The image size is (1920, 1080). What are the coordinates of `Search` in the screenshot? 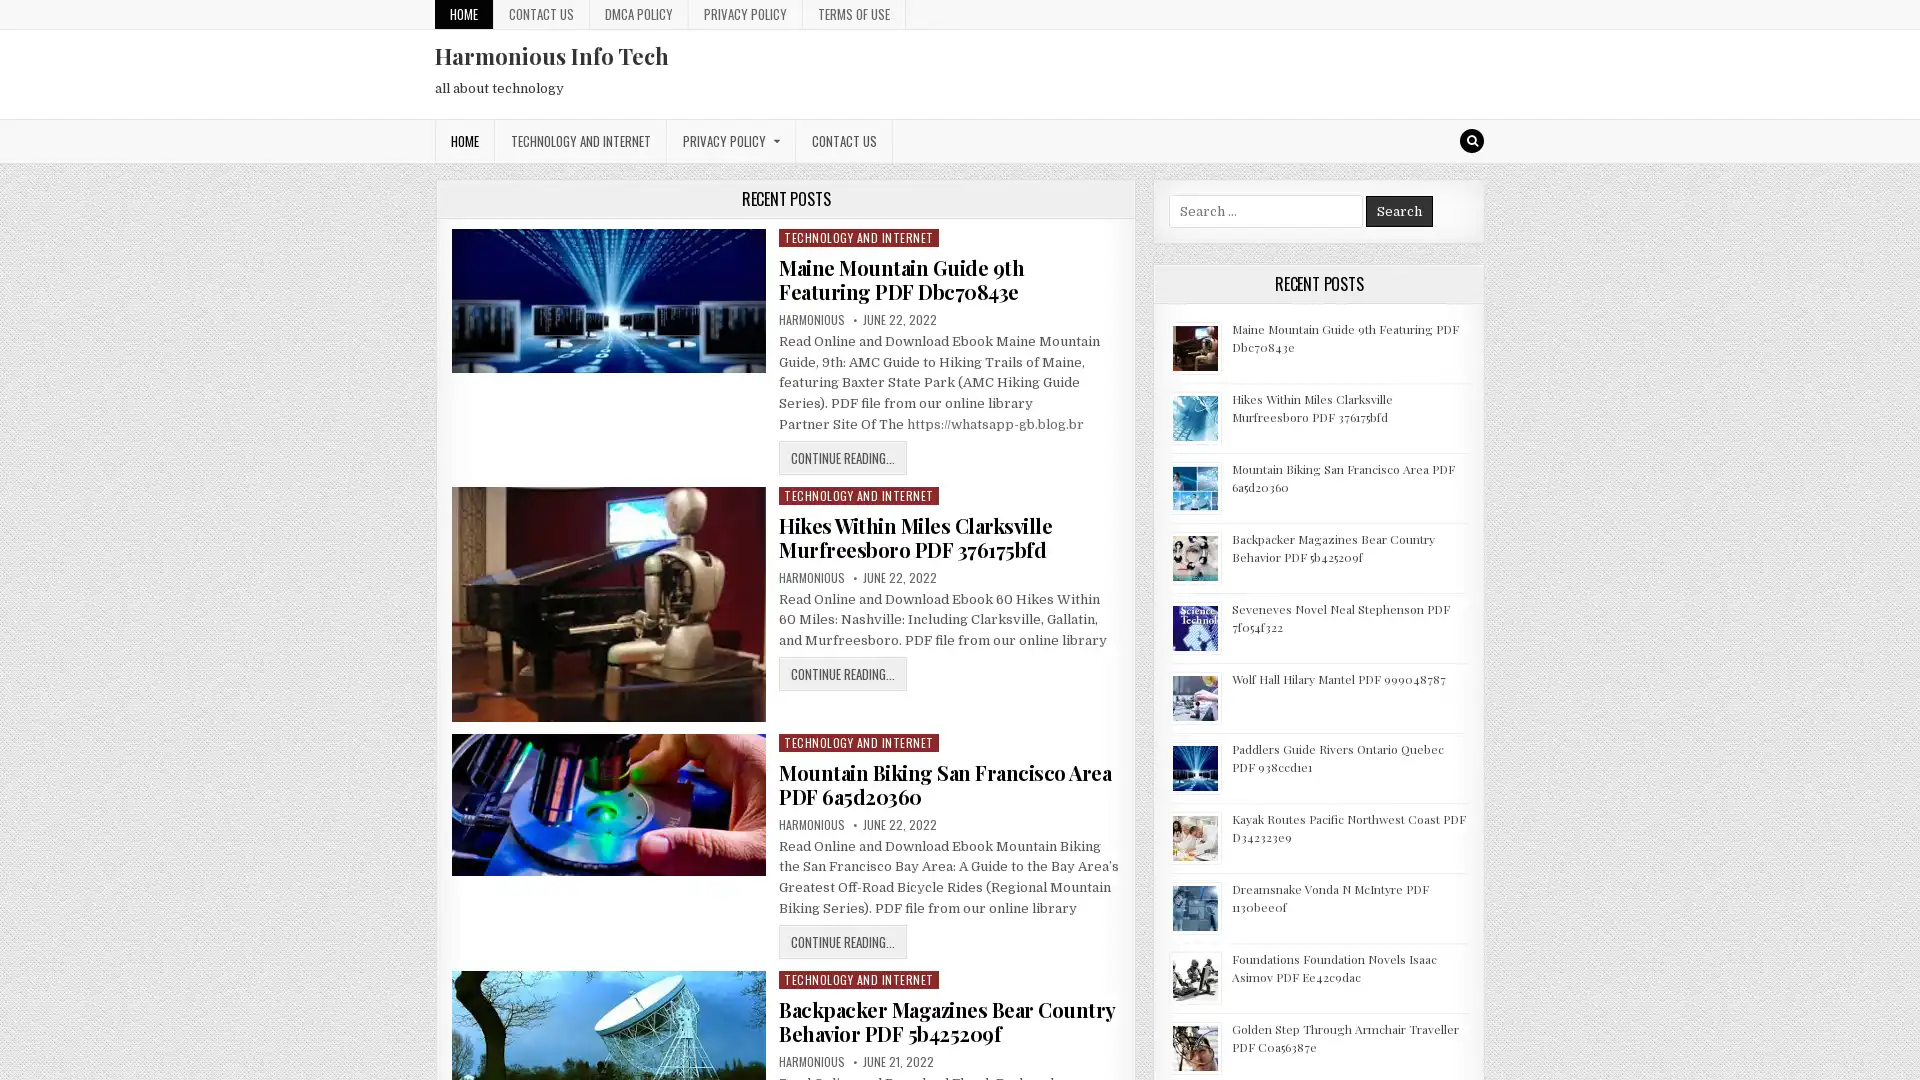 It's located at (1398, 211).